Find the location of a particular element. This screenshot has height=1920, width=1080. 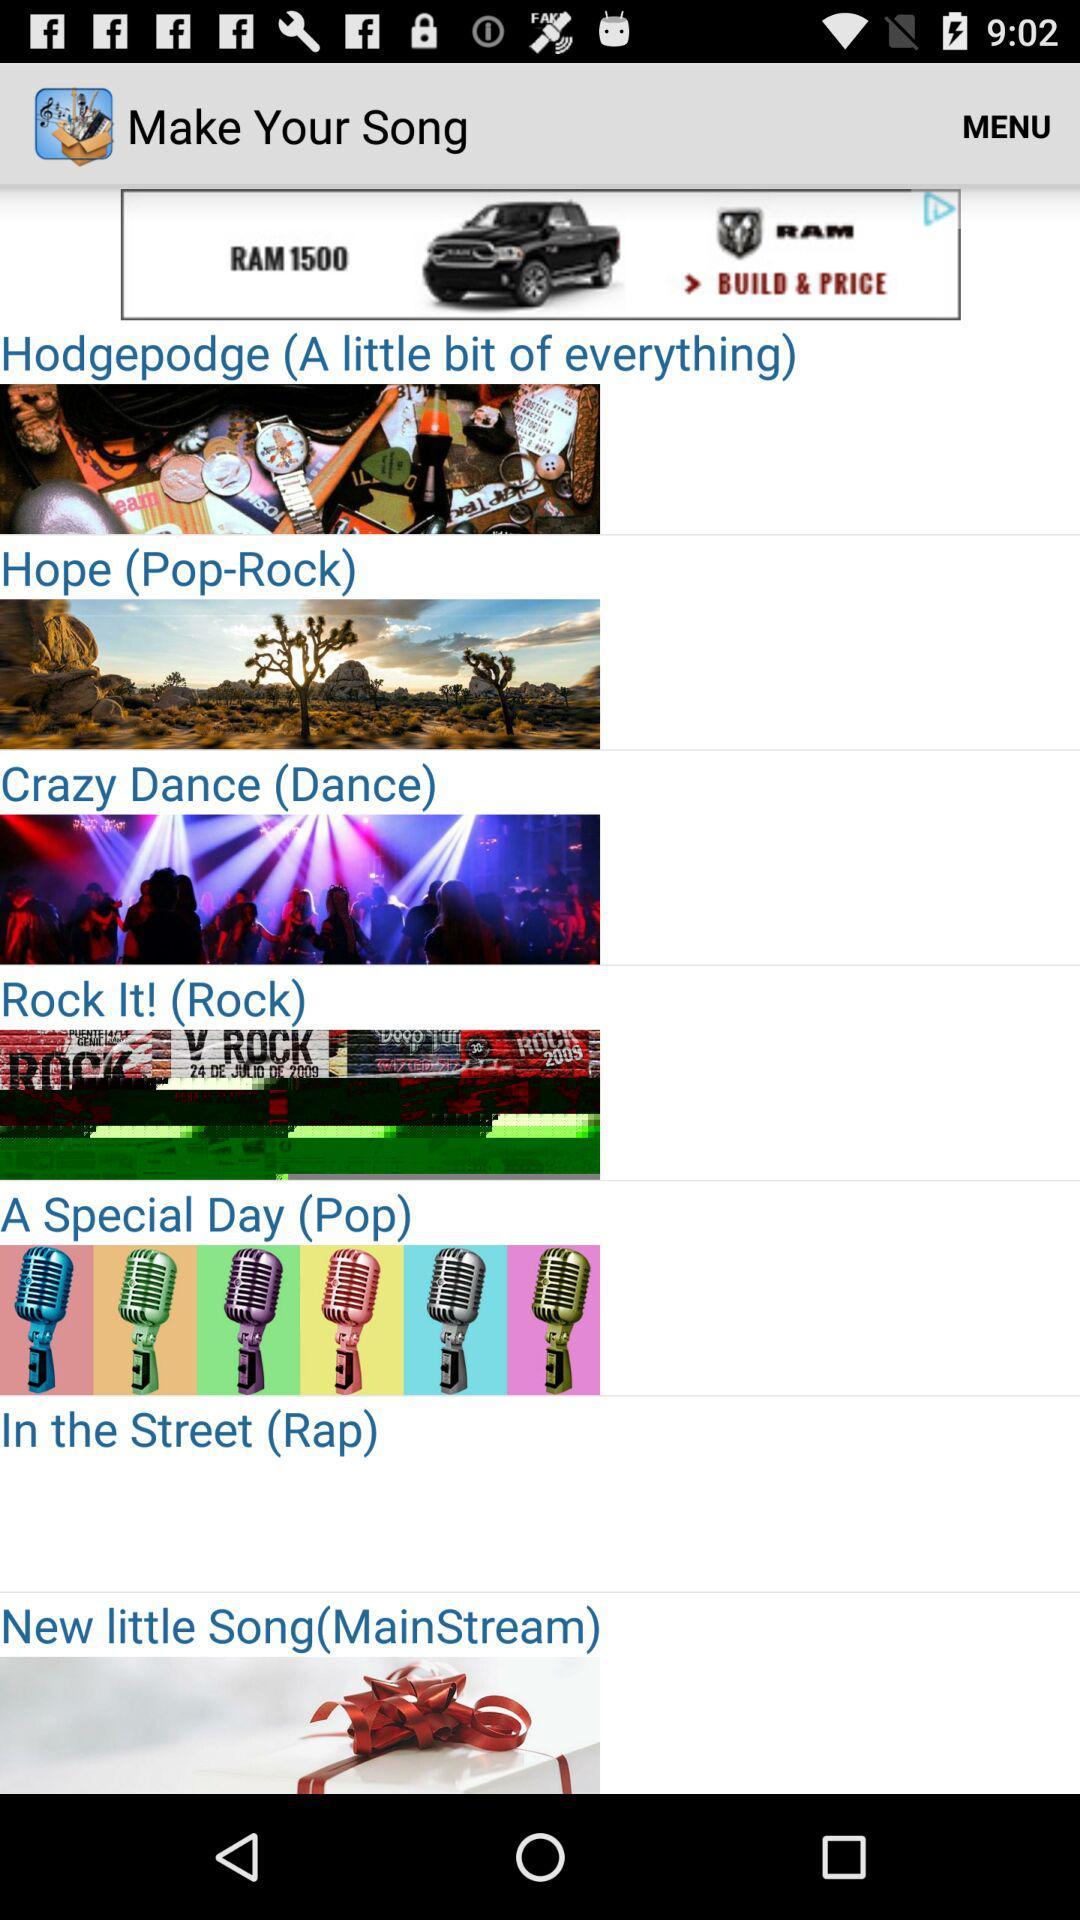

the option is located at coordinates (300, 1320).